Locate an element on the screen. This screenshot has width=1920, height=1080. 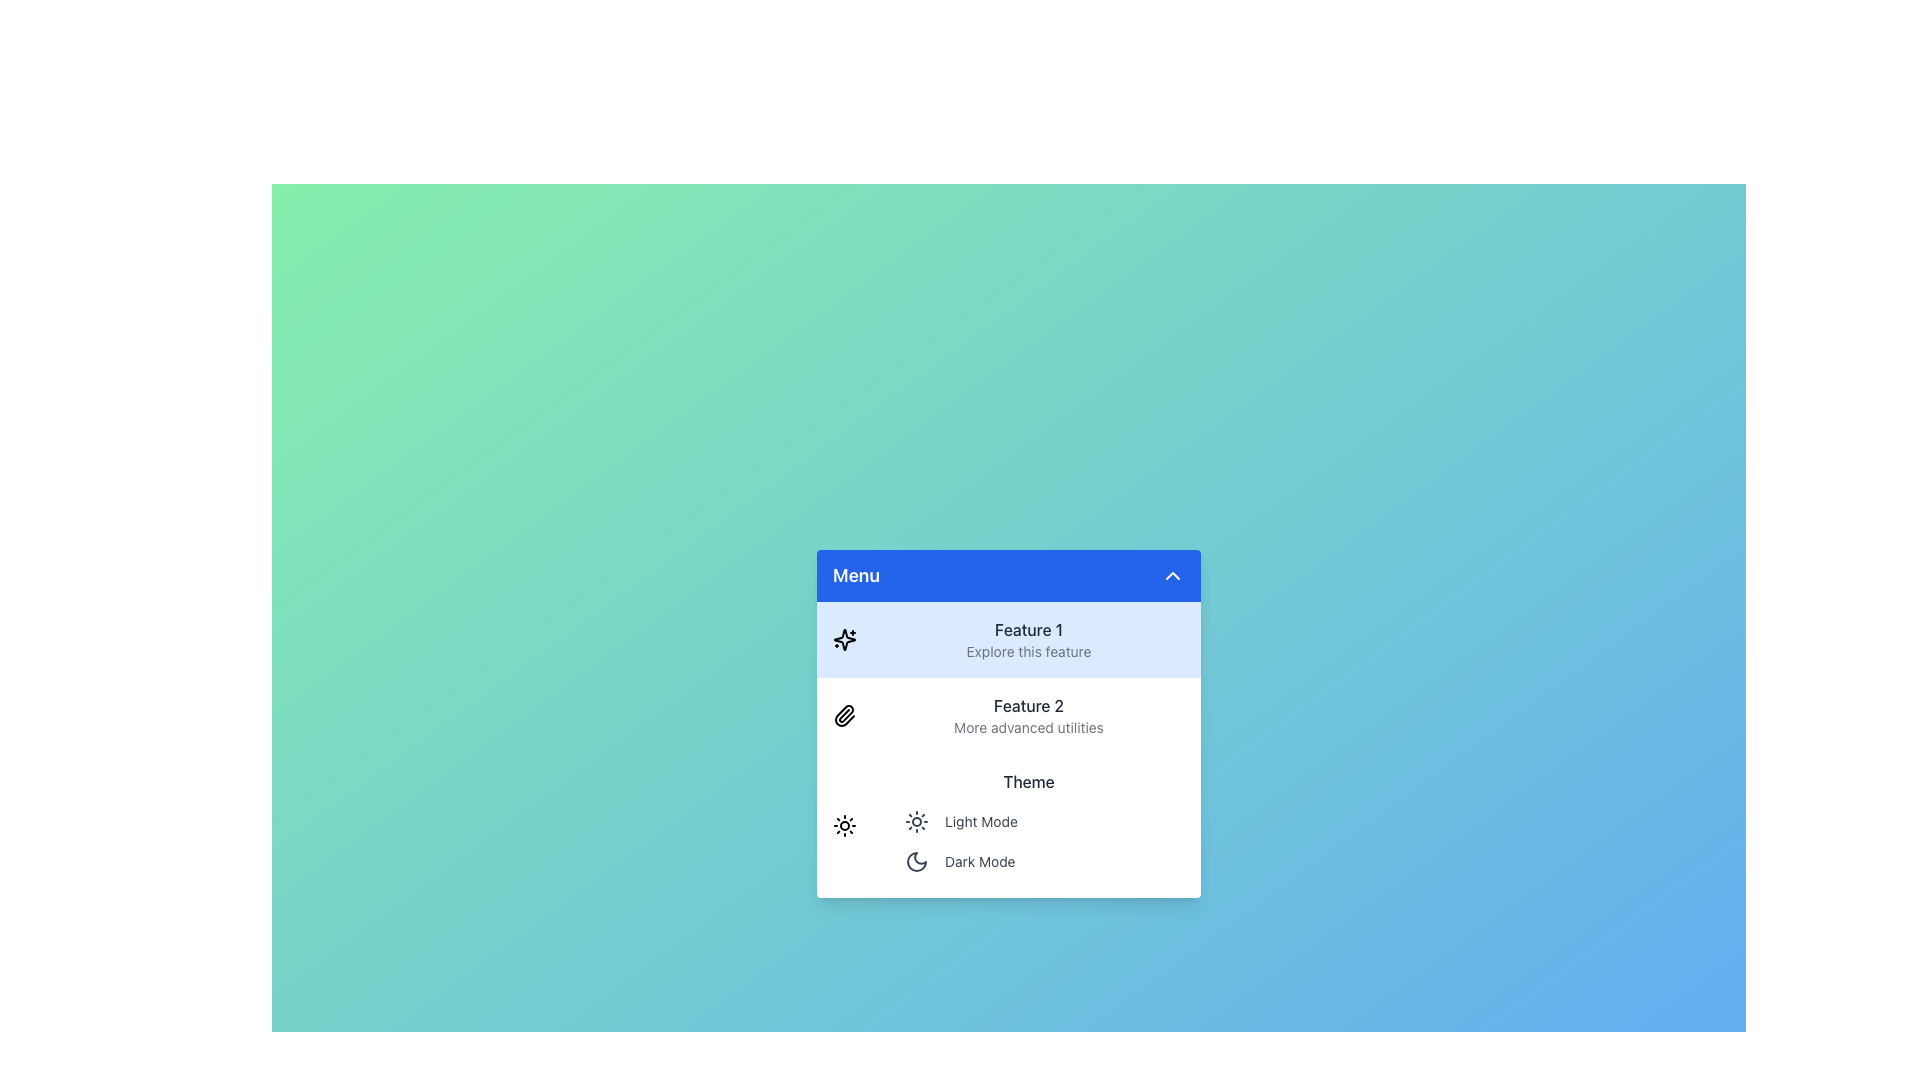
the descriptive label located directly underneath 'Feature 1' in the menu dialog box is located at coordinates (1028, 651).